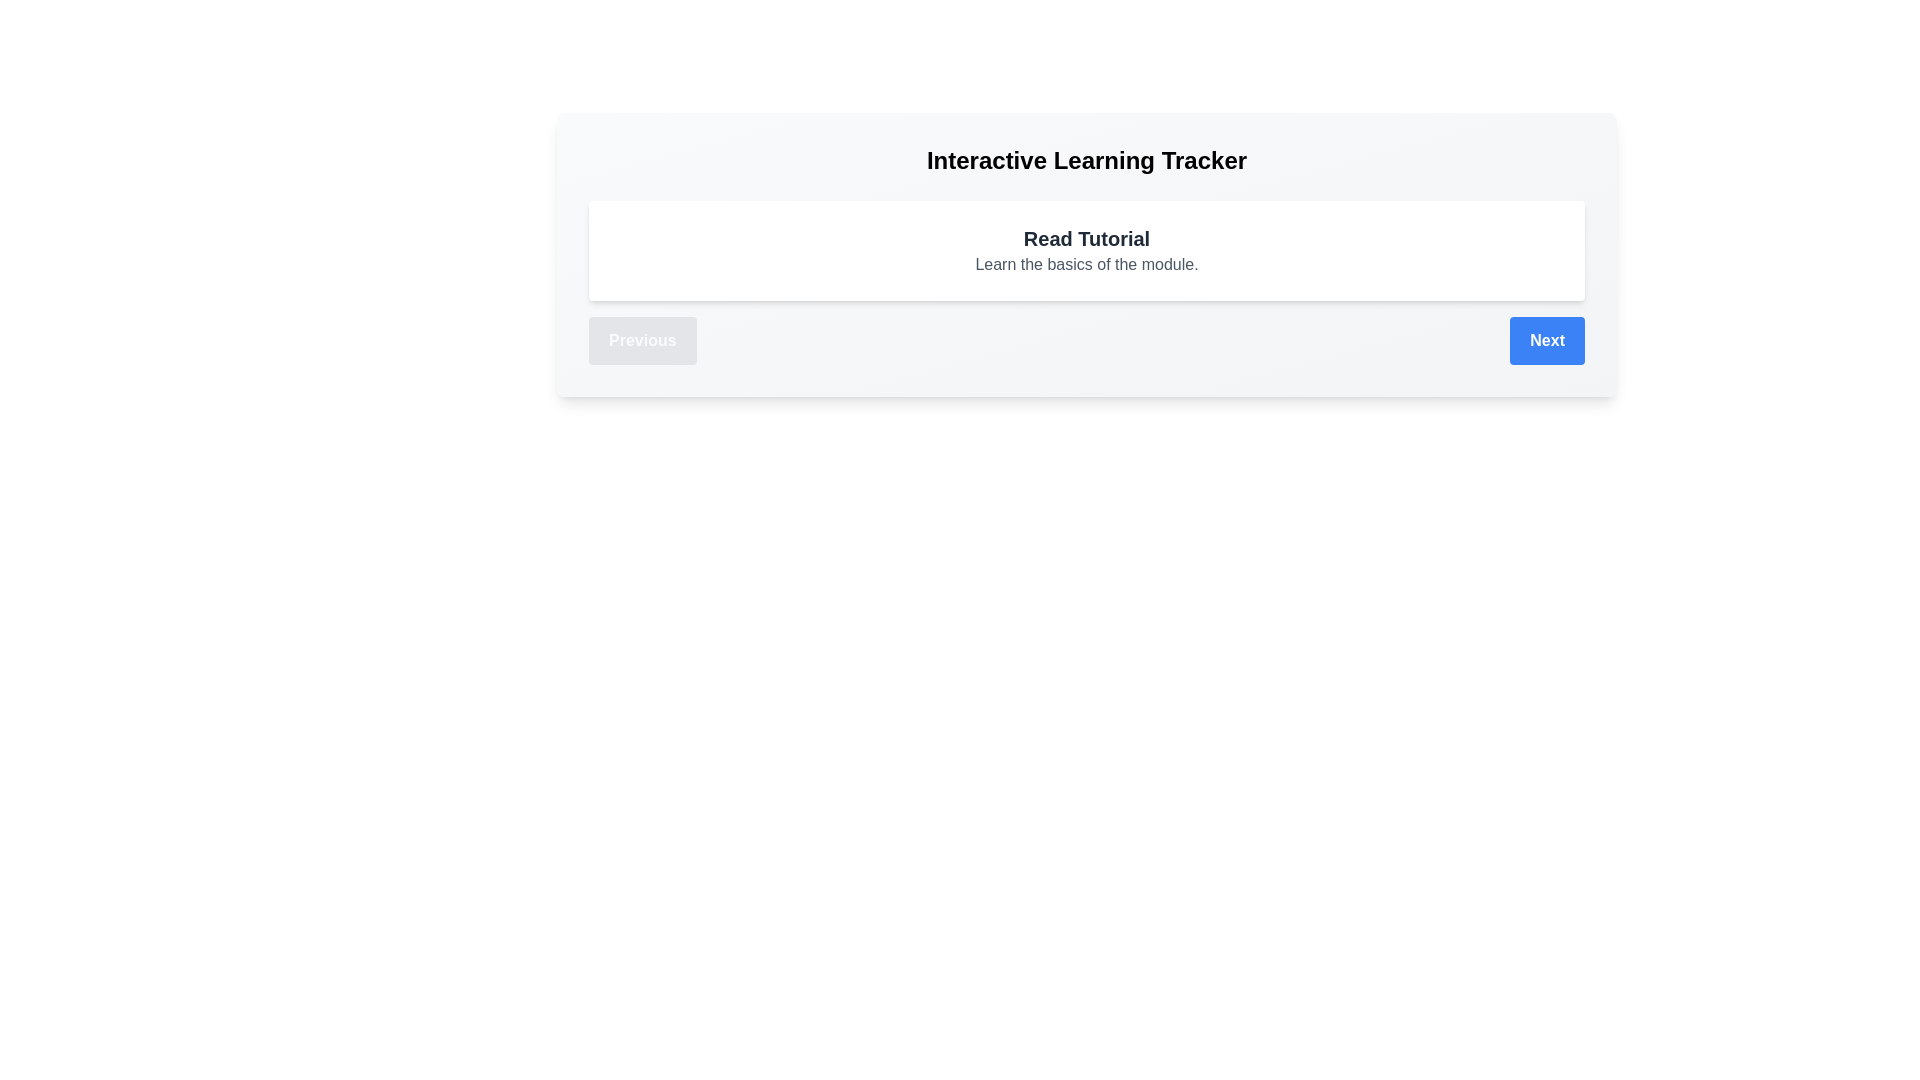  What do you see at coordinates (1546, 339) in the screenshot?
I see `'Next' button to proceed to the next stage` at bounding box center [1546, 339].